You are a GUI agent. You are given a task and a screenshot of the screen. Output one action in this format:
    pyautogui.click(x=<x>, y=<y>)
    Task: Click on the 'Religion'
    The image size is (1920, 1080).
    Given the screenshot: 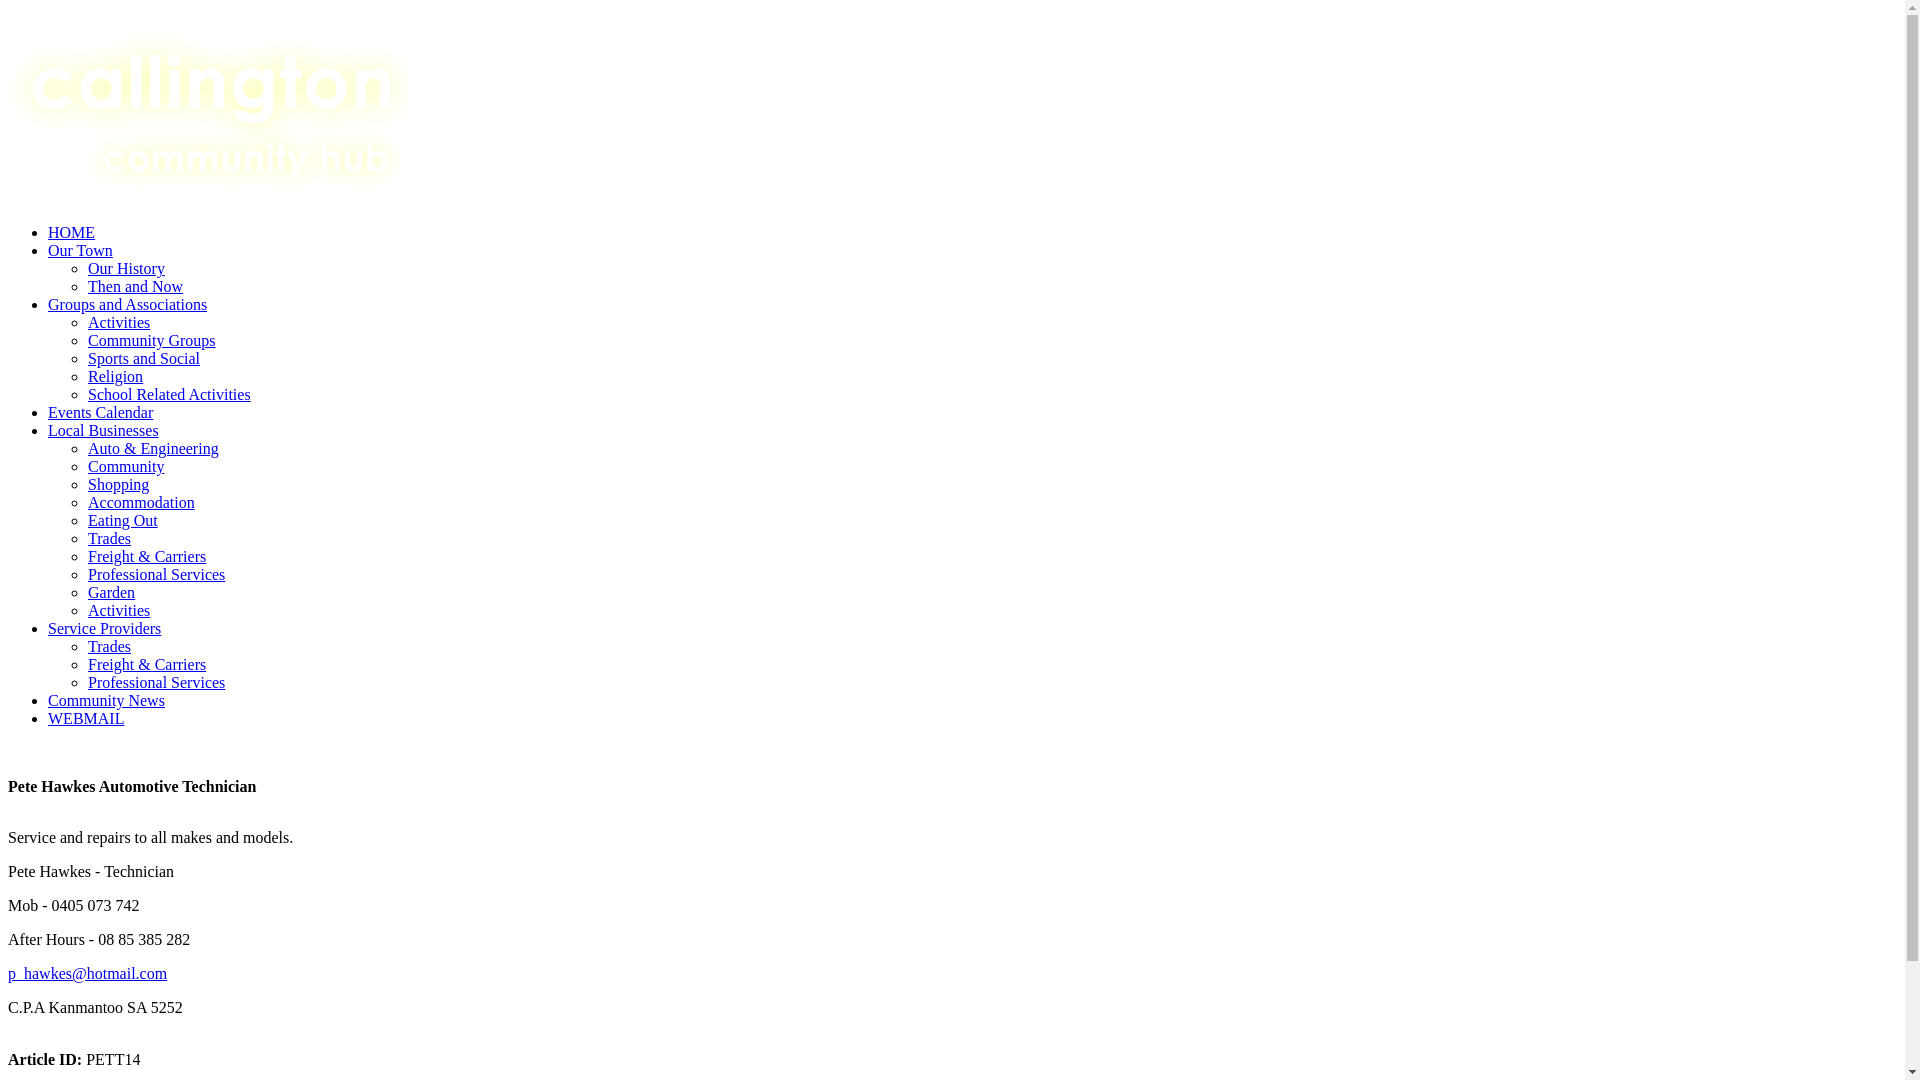 What is the action you would take?
    pyautogui.click(x=114, y=376)
    